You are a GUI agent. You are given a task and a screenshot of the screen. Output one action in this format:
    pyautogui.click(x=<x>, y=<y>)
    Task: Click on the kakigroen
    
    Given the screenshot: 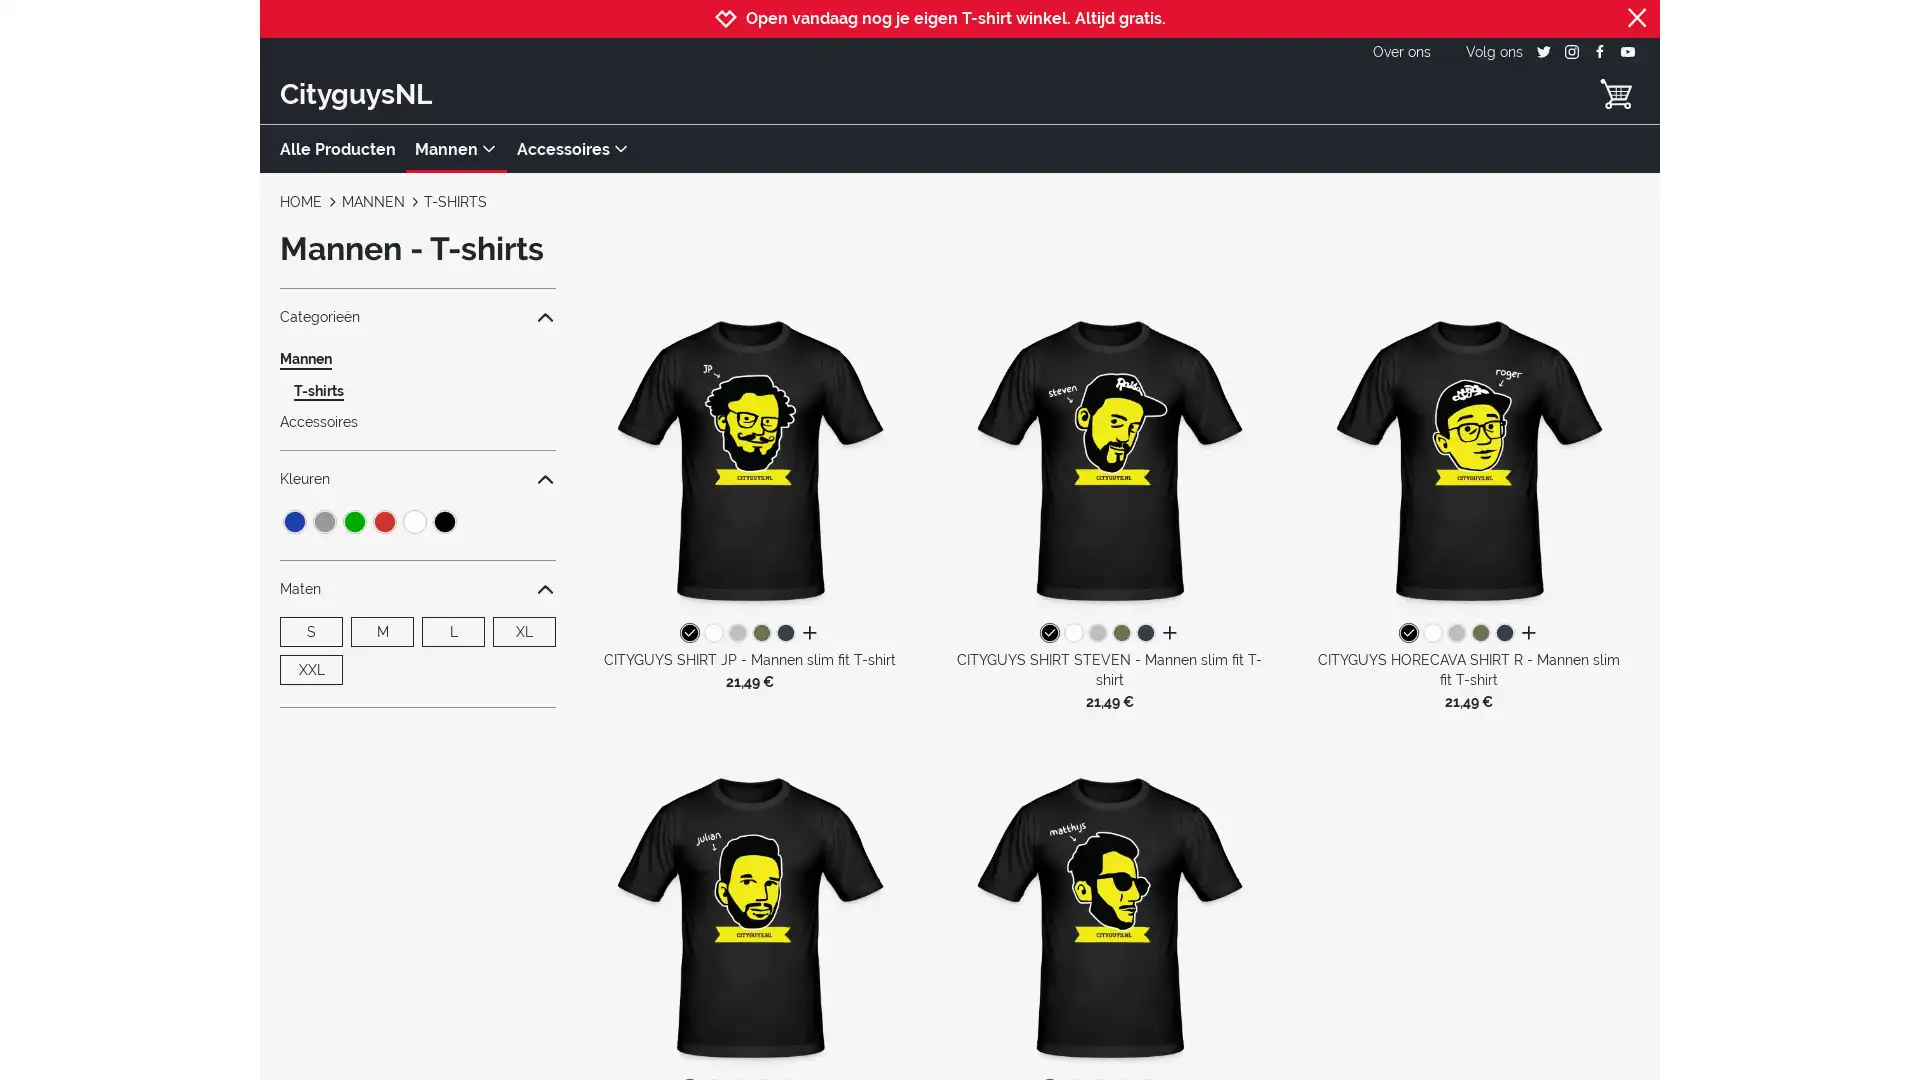 What is the action you would take?
    pyautogui.click(x=1121, y=633)
    